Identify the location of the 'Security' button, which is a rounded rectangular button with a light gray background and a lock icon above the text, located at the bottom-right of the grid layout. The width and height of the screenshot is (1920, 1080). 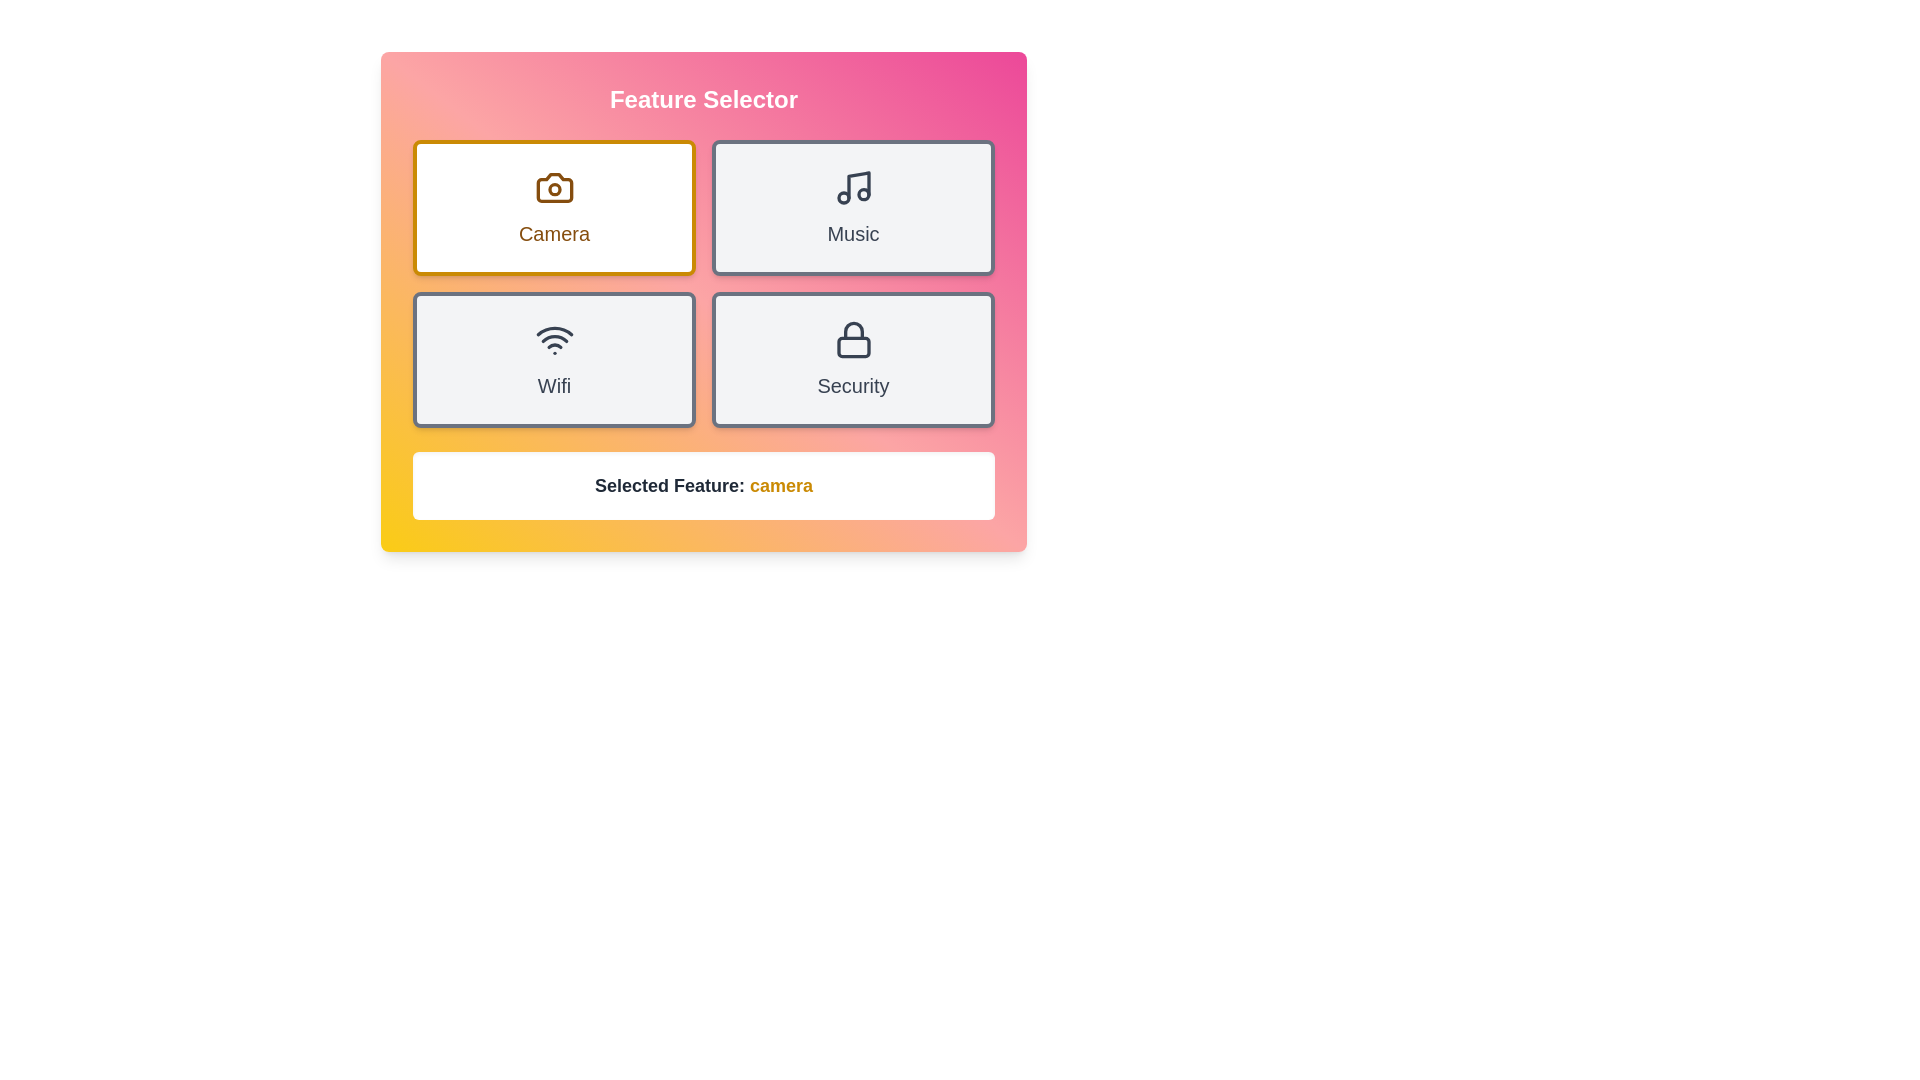
(853, 358).